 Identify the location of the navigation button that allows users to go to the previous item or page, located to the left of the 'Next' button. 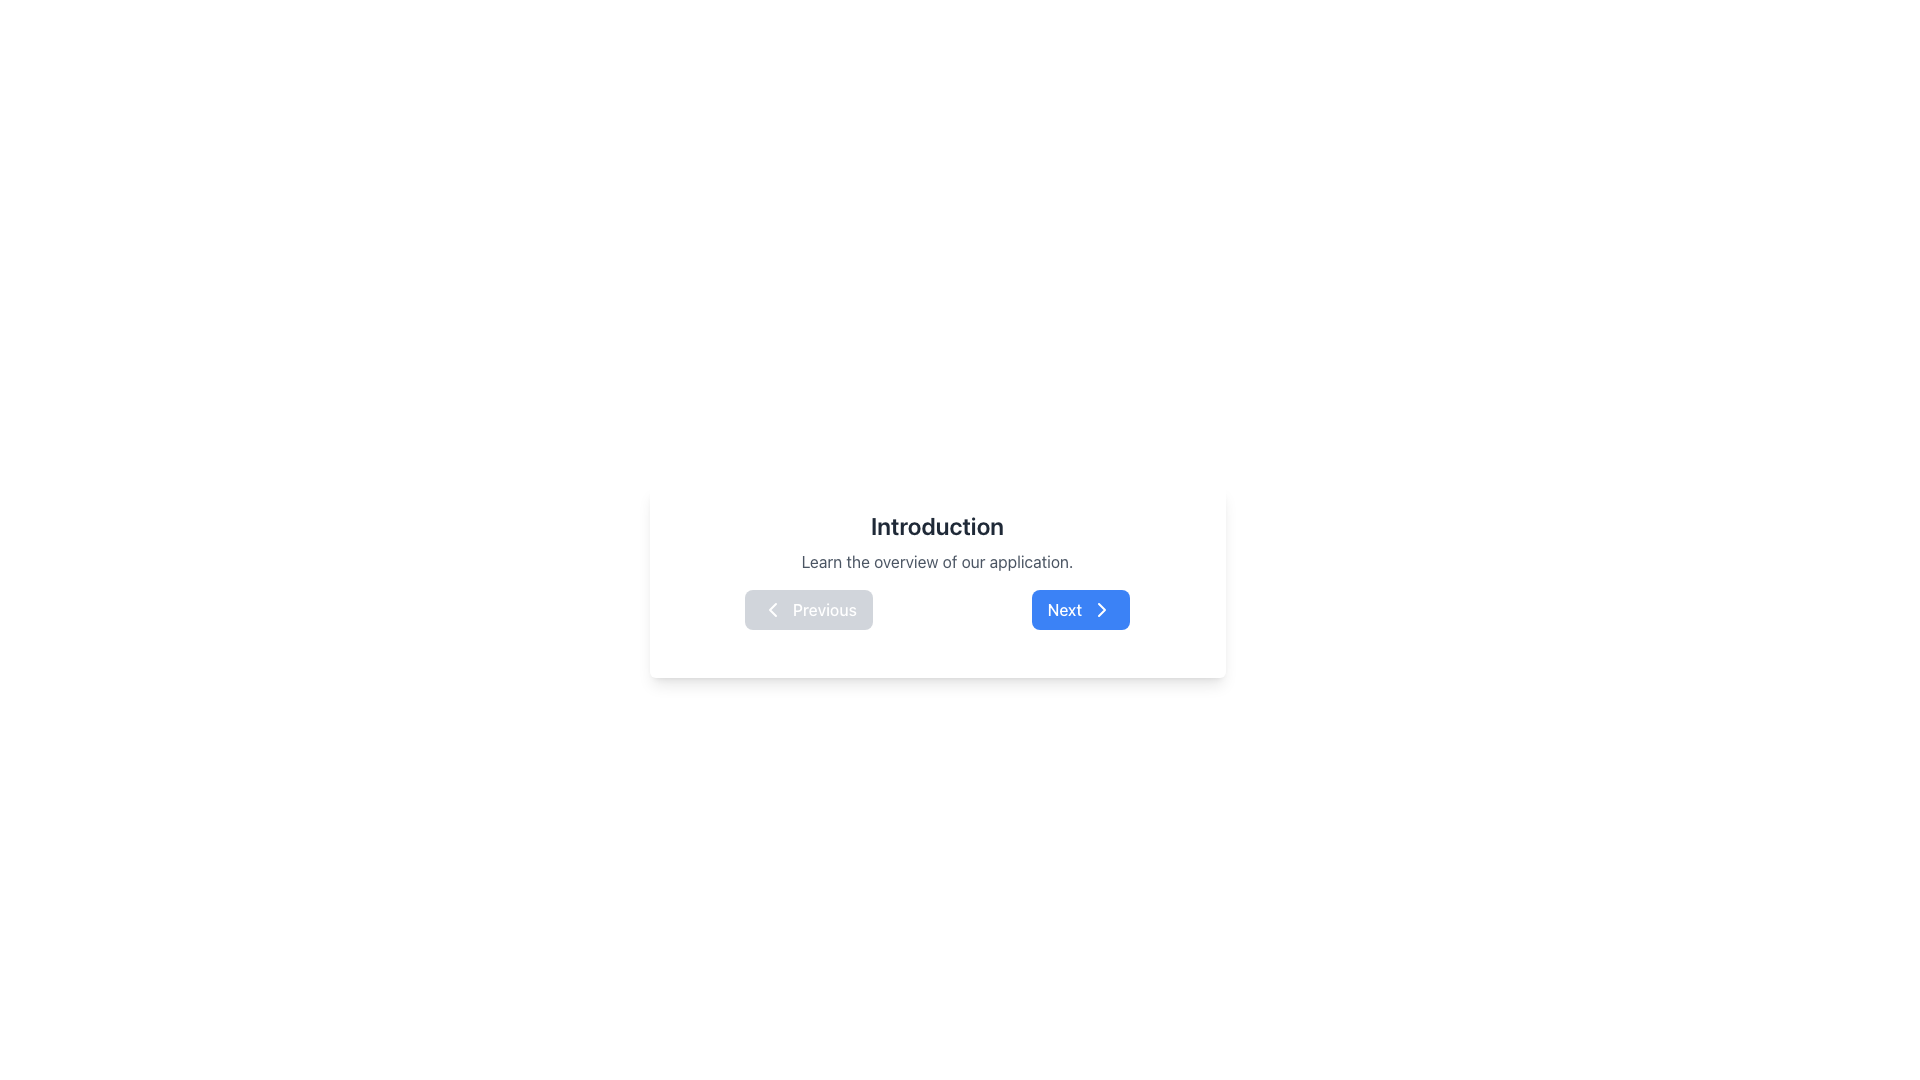
(808, 608).